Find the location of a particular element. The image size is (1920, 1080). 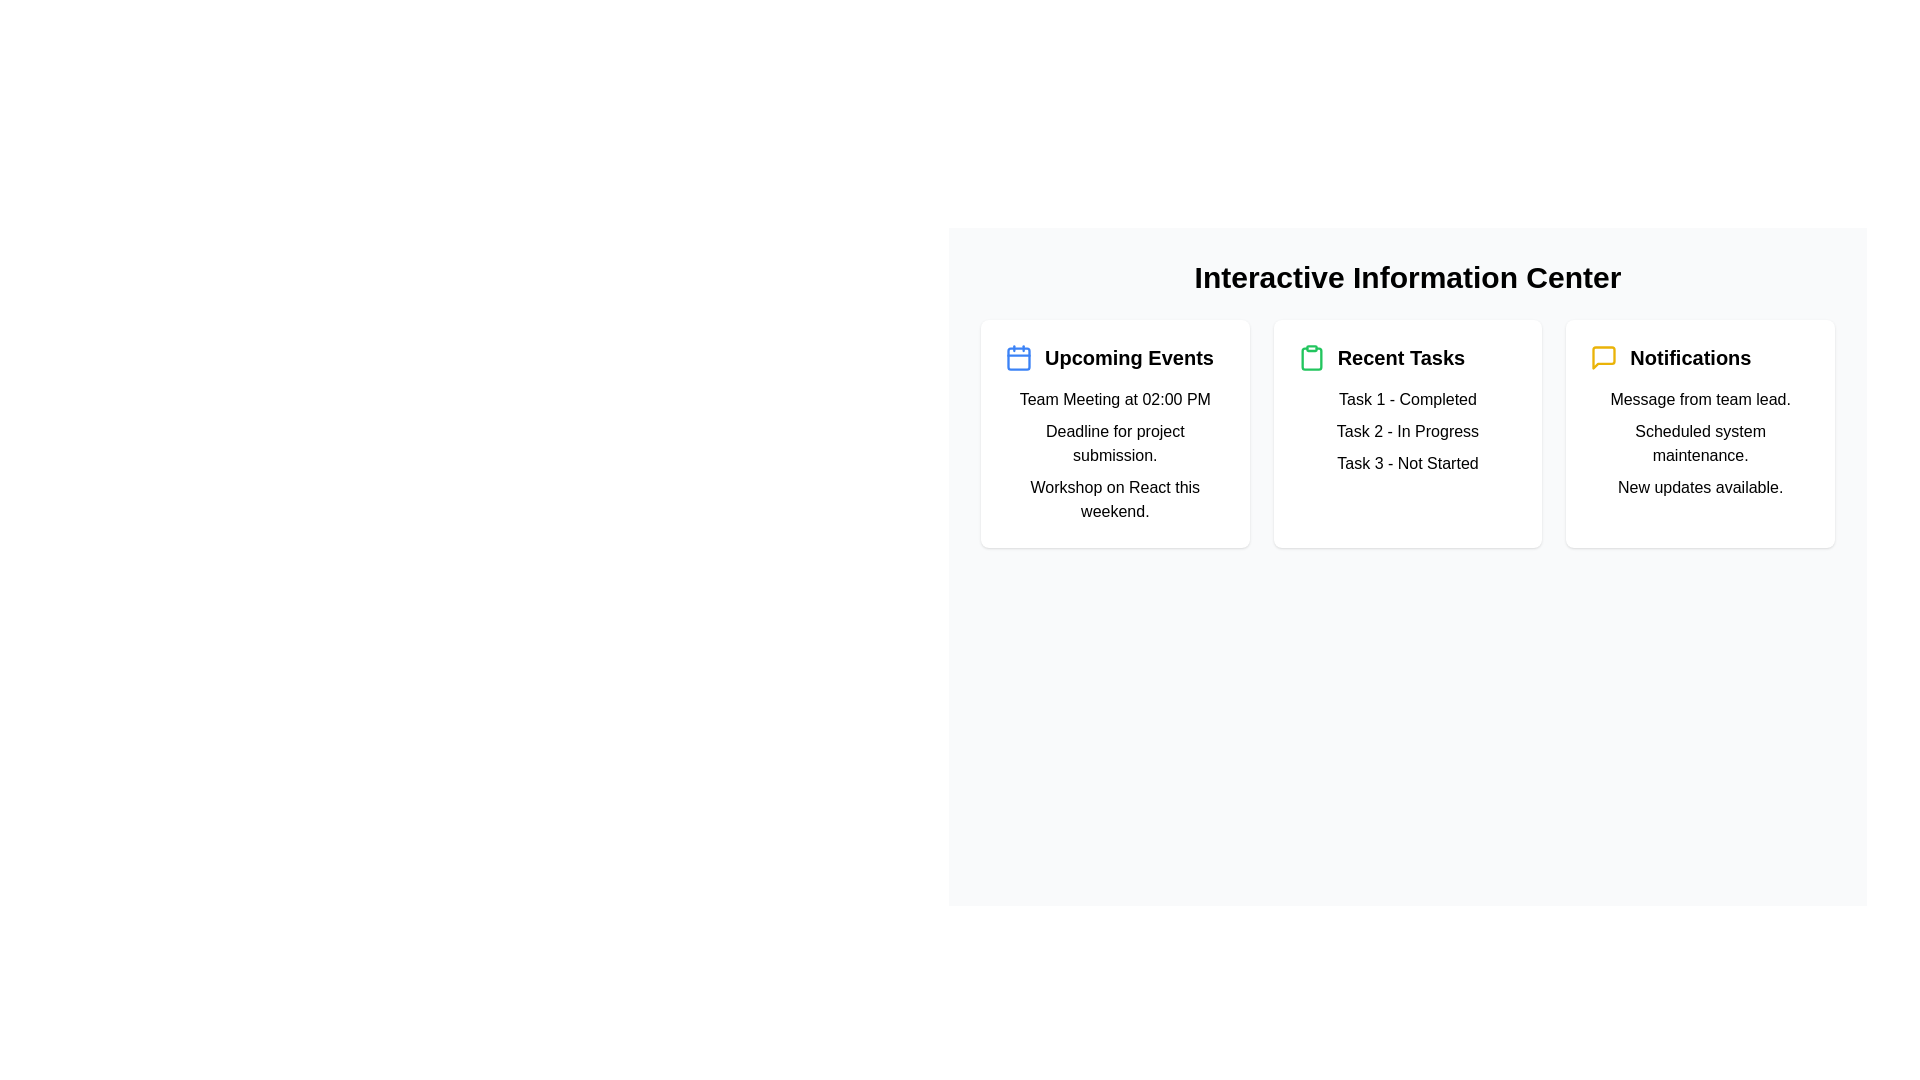

task list from the informational card titled 'Recent Tasks' which displays three task descriptions: 'Task 1 - Completed', 'Task 2 - In Progress', and 'Task 3 - Not Started' is located at coordinates (1406, 433).